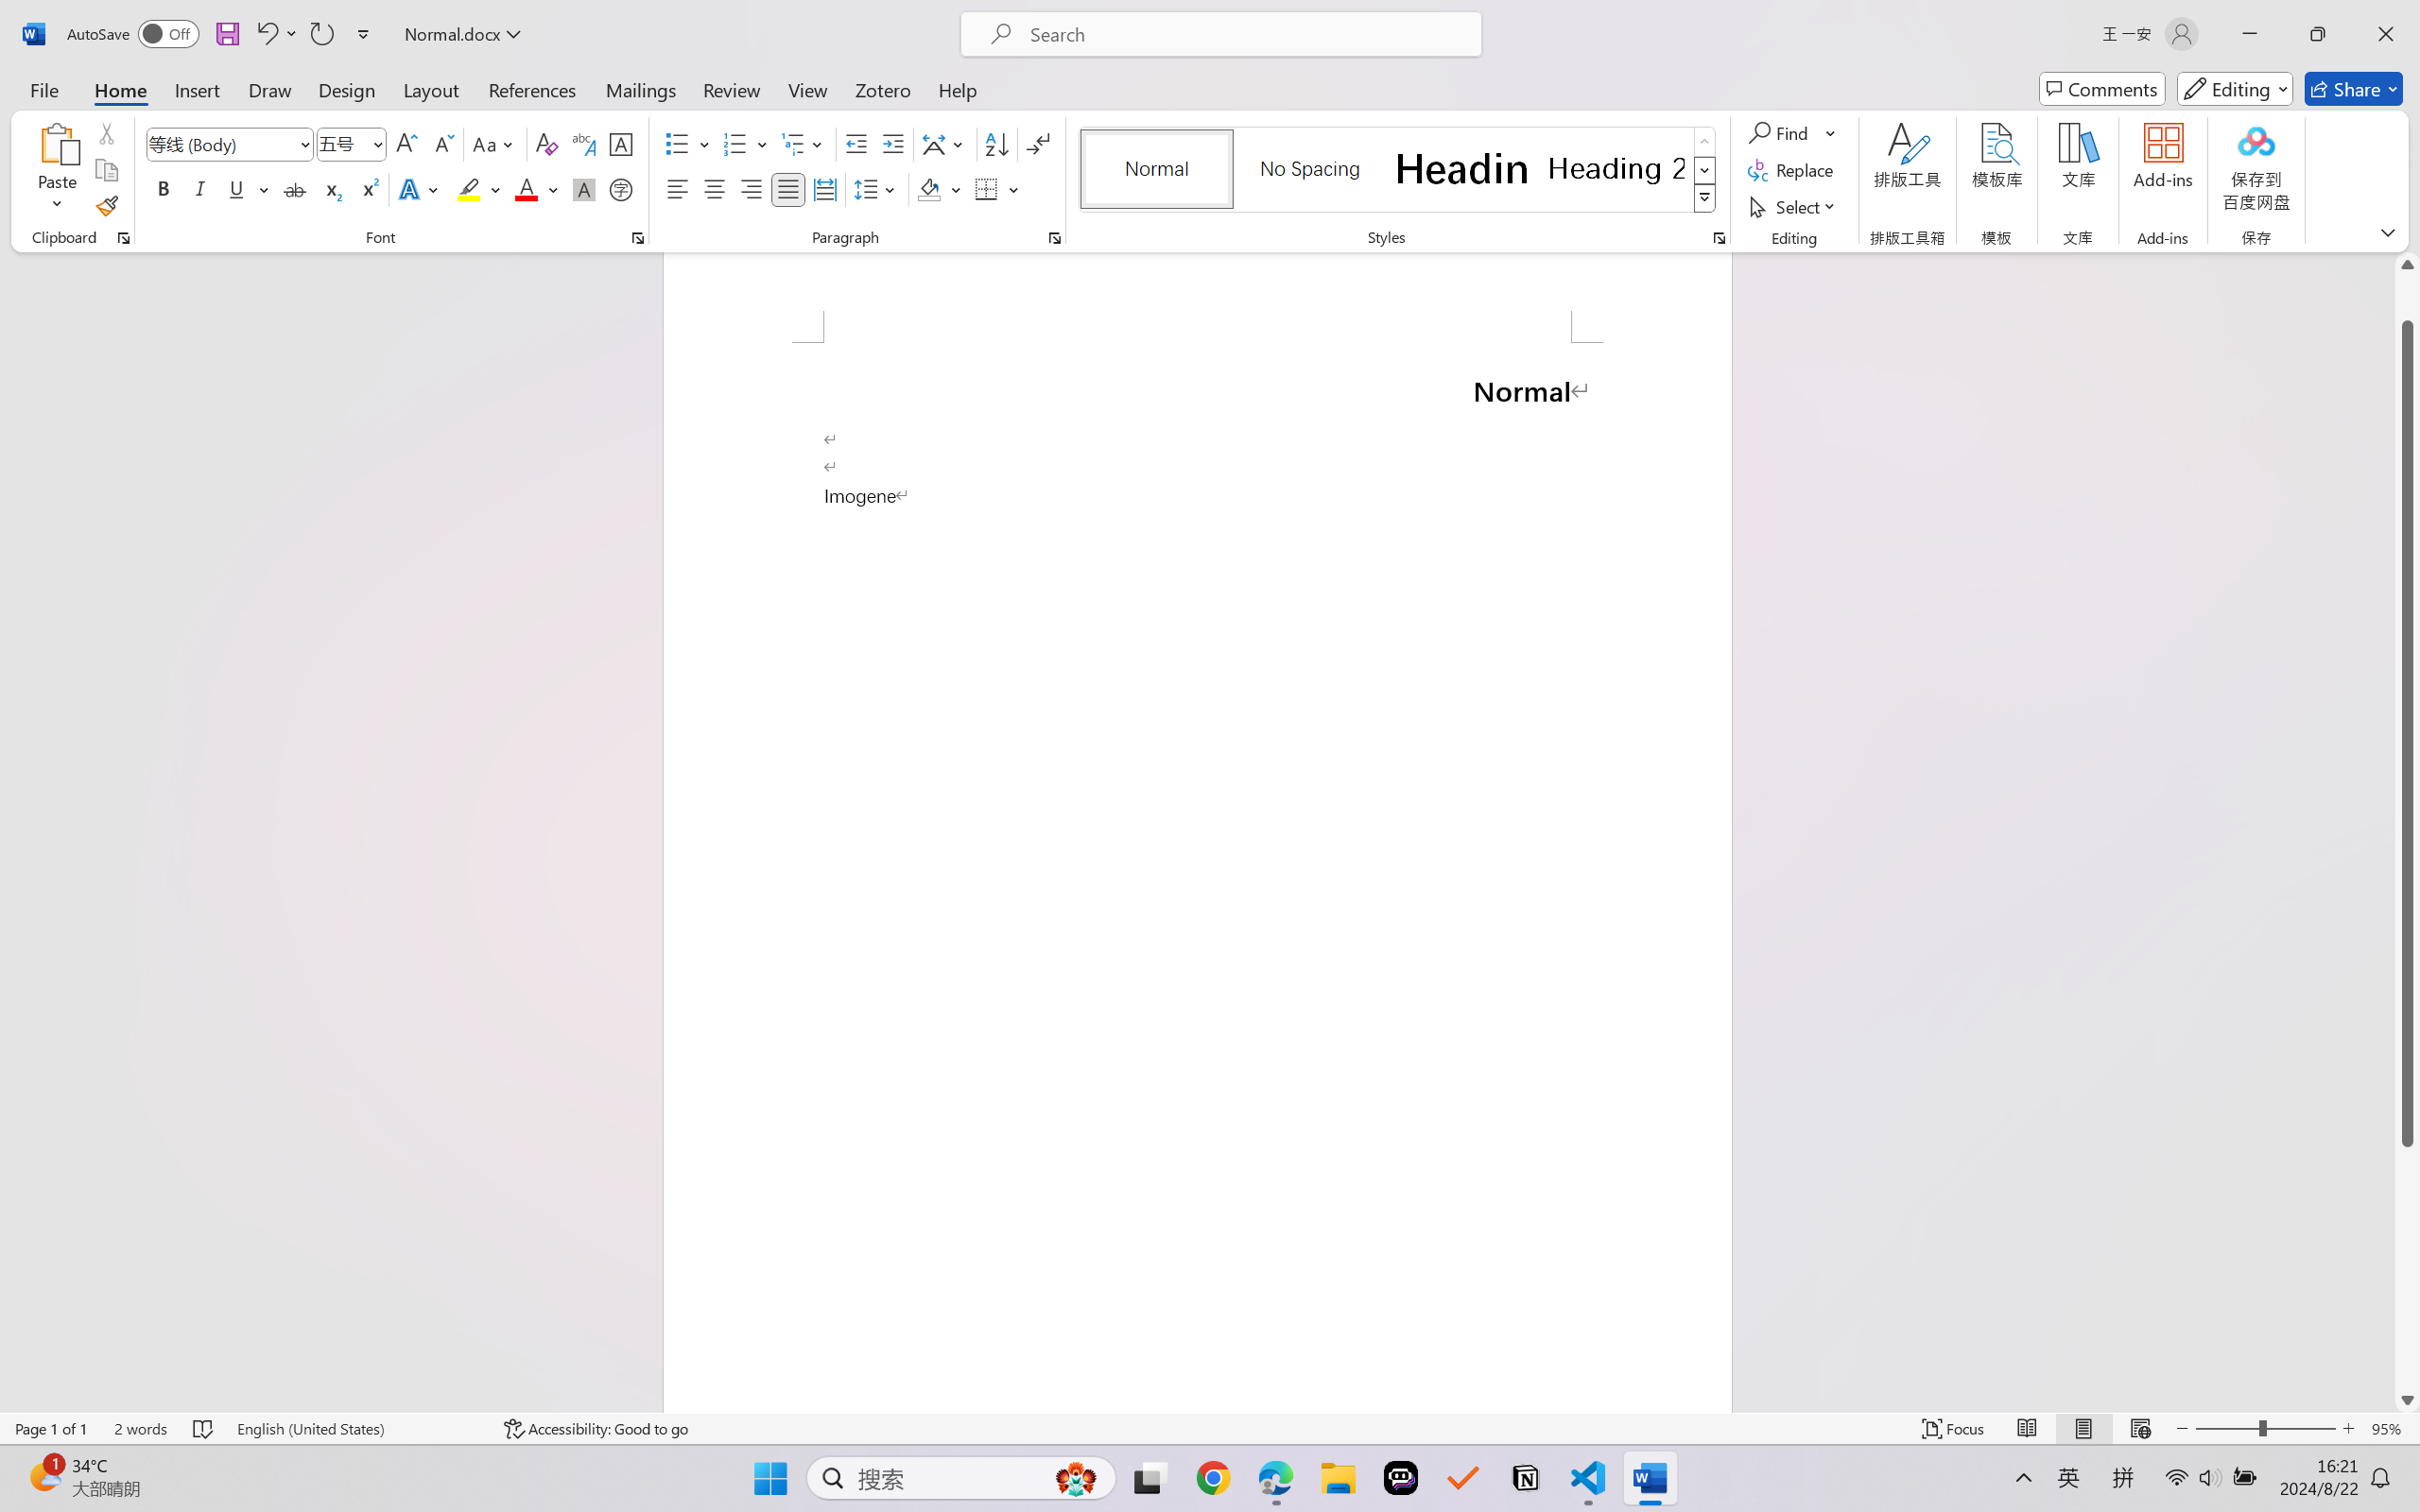 The image size is (2420, 1512). I want to click on 'Change Case', so click(493, 144).